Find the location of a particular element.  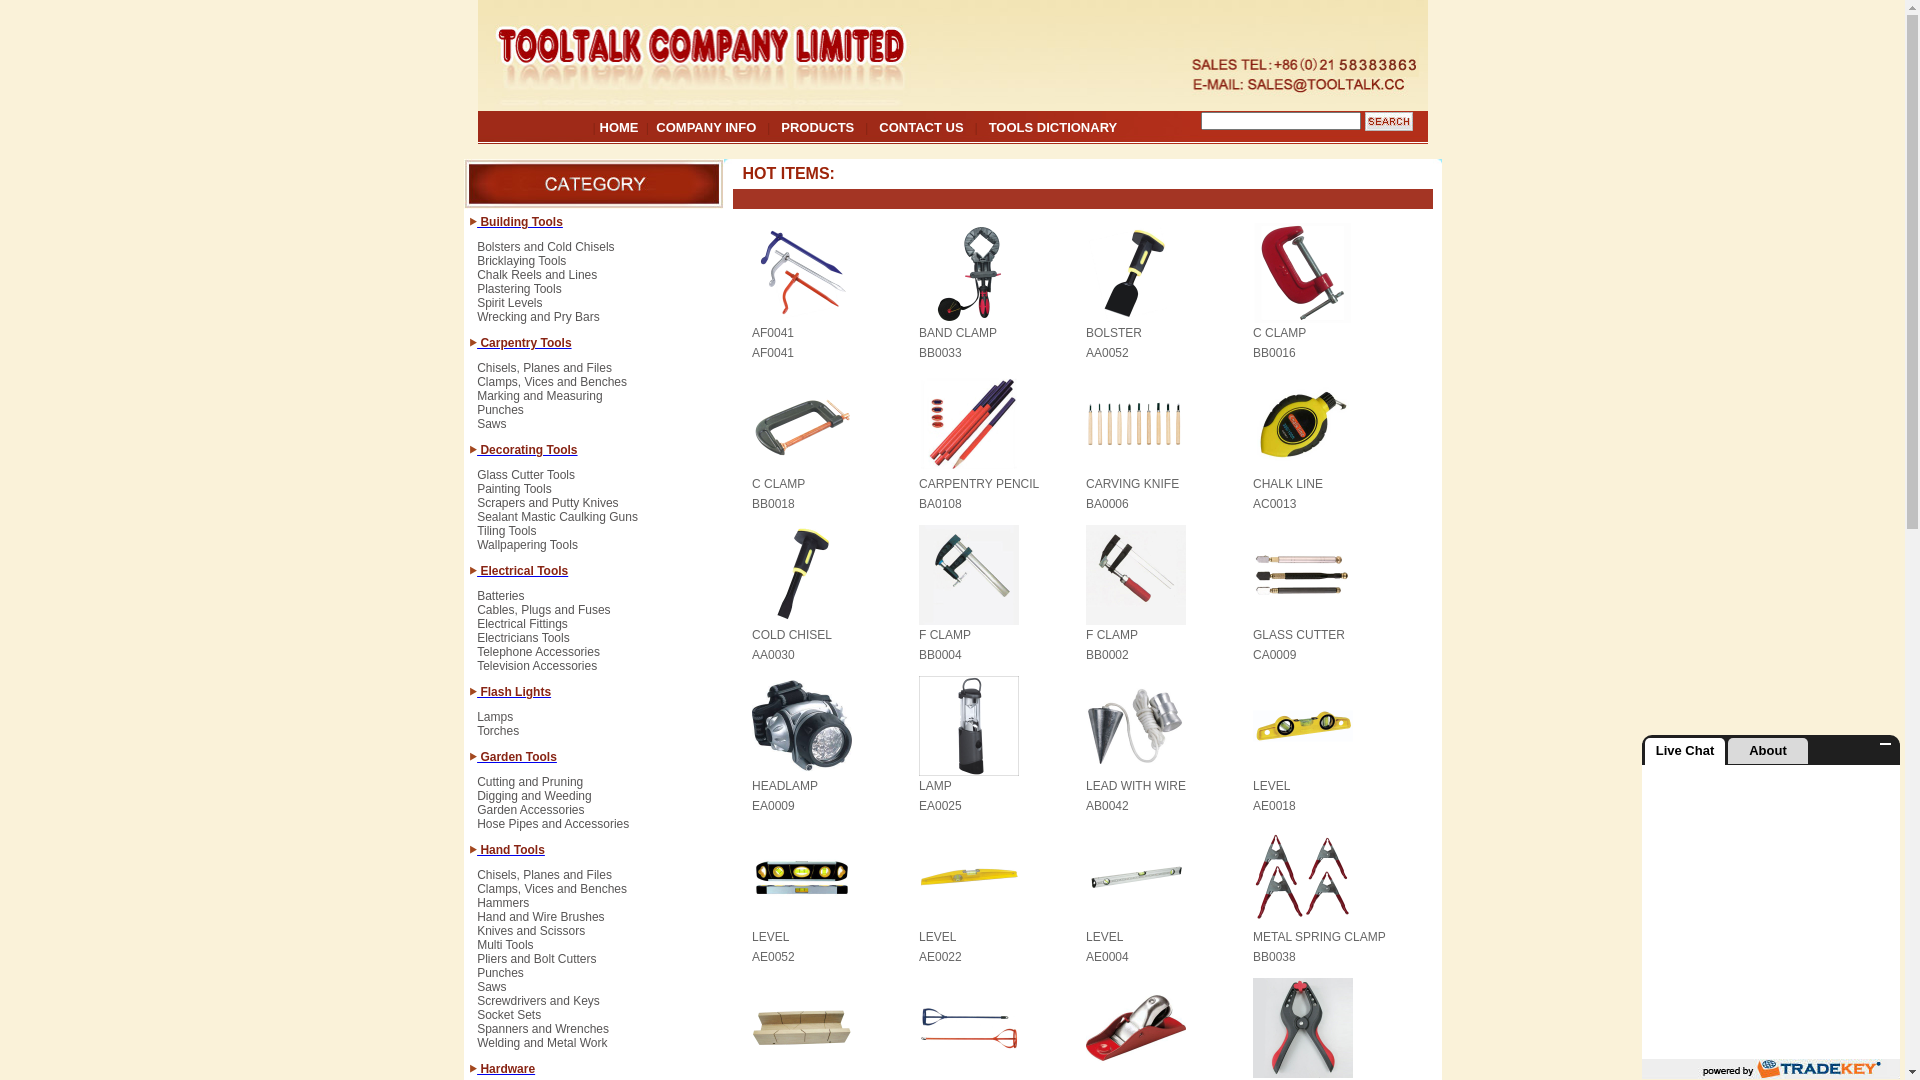

'Torches' is located at coordinates (498, 731).